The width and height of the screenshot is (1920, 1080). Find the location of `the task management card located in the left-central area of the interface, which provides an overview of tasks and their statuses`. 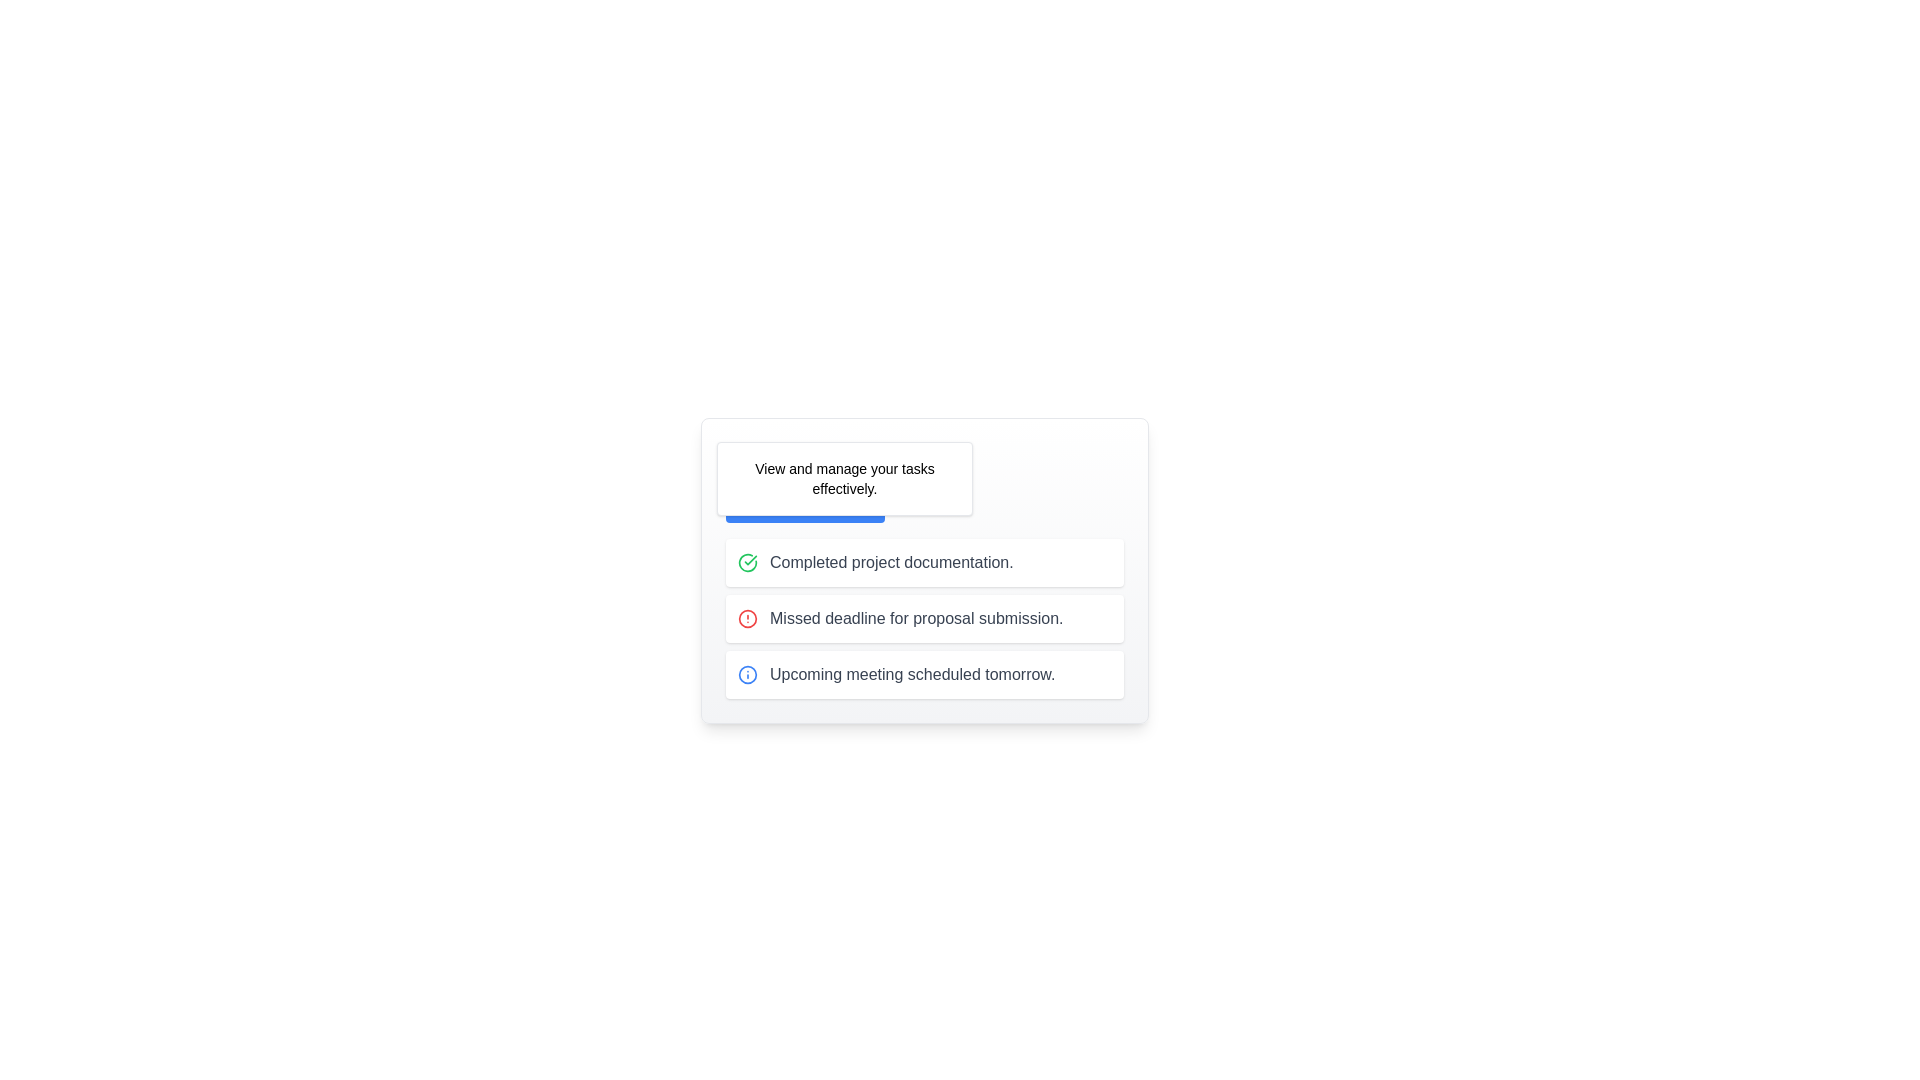

the task management card located in the left-central area of the interface, which provides an overview of tasks and their statuses is located at coordinates (924, 570).